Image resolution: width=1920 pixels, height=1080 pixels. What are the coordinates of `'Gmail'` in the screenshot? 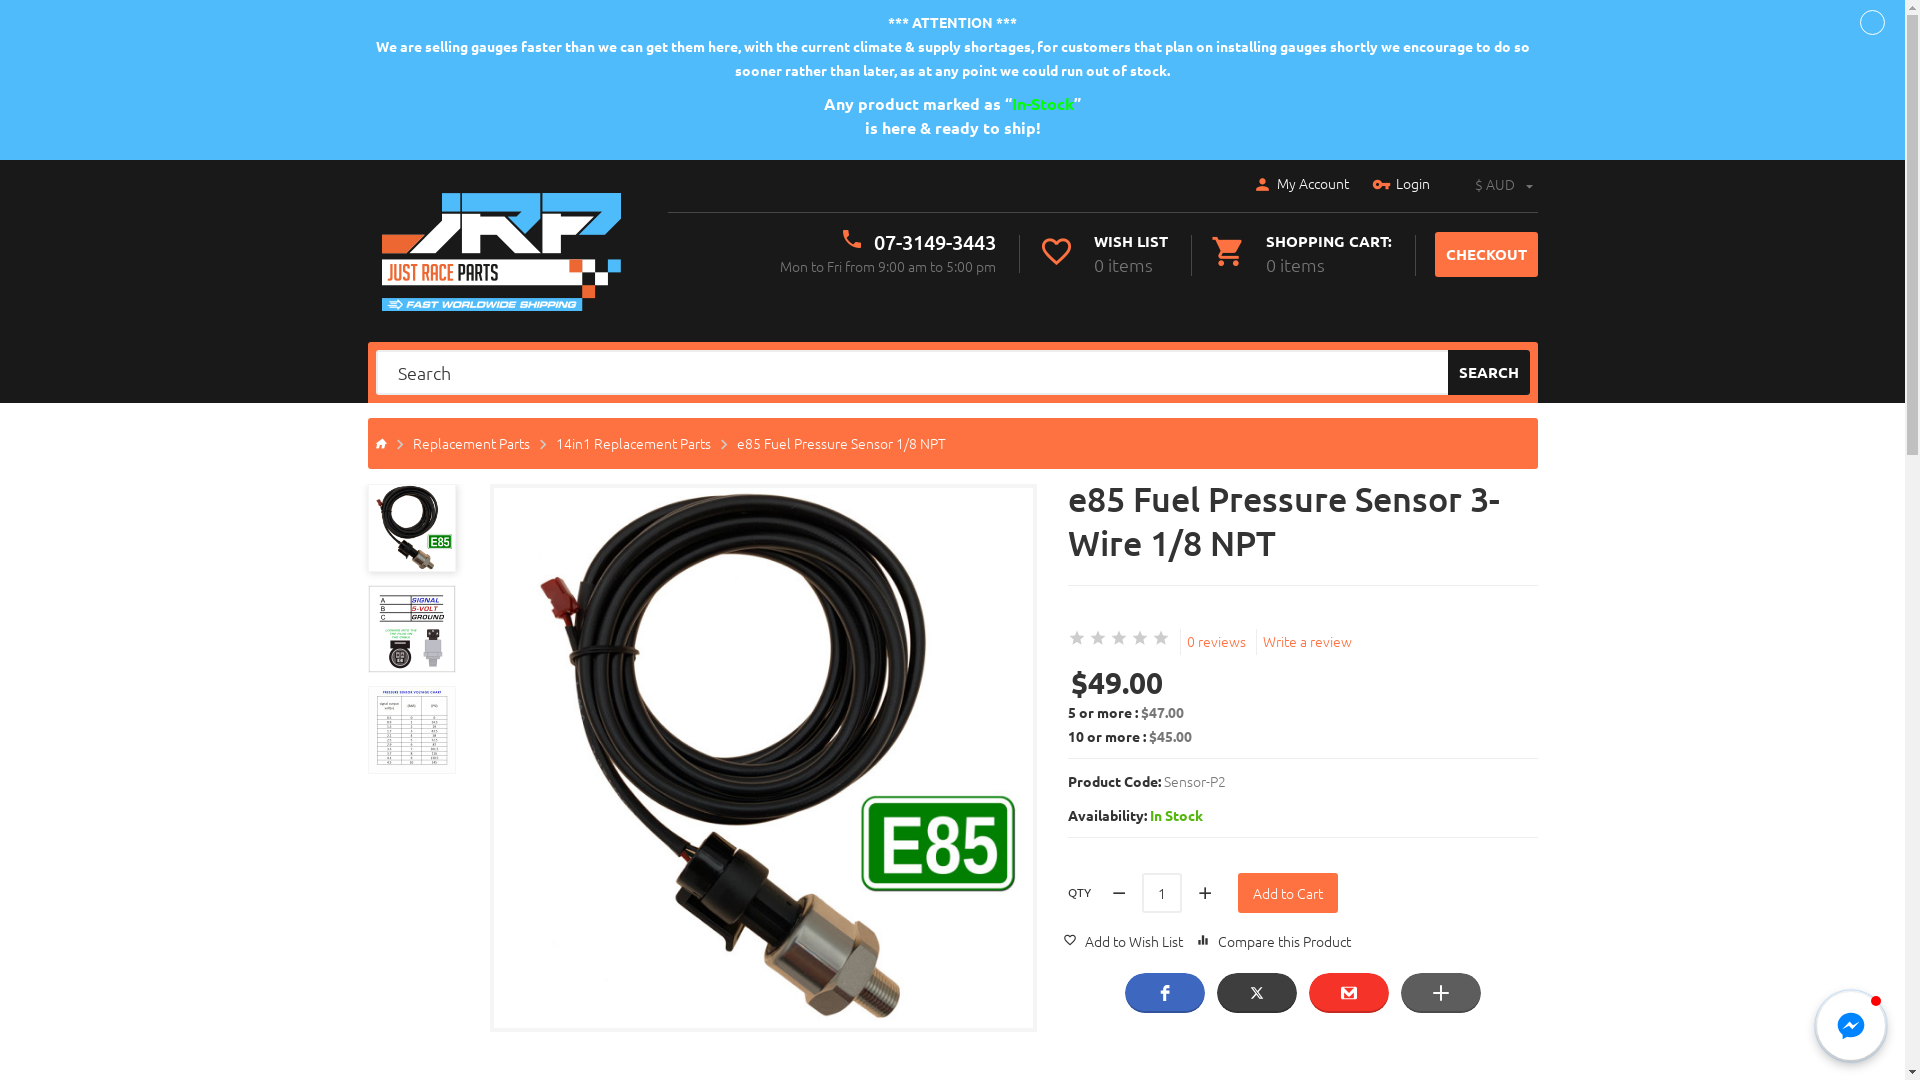 It's located at (1348, 992).